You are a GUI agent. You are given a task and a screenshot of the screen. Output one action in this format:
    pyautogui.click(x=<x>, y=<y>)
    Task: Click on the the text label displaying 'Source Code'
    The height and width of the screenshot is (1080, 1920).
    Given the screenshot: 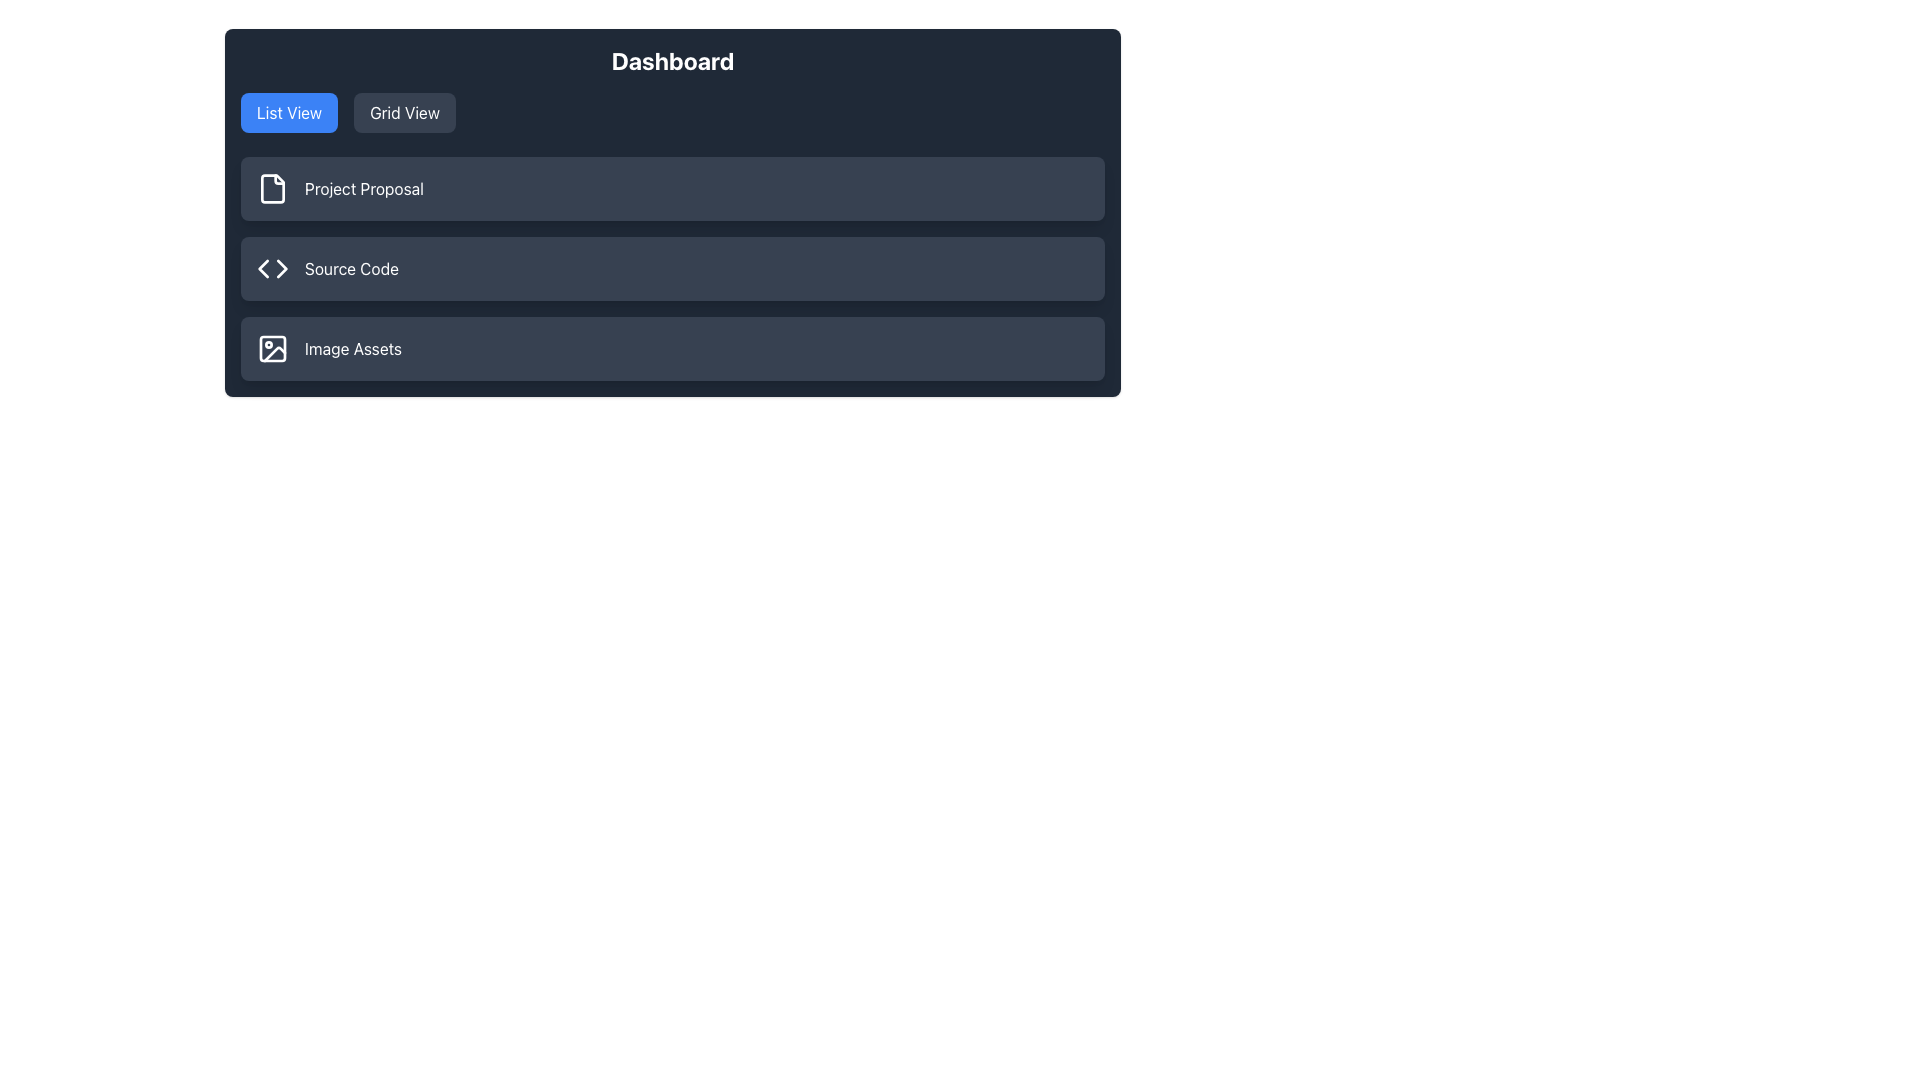 What is the action you would take?
    pyautogui.click(x=351, y=268)
    